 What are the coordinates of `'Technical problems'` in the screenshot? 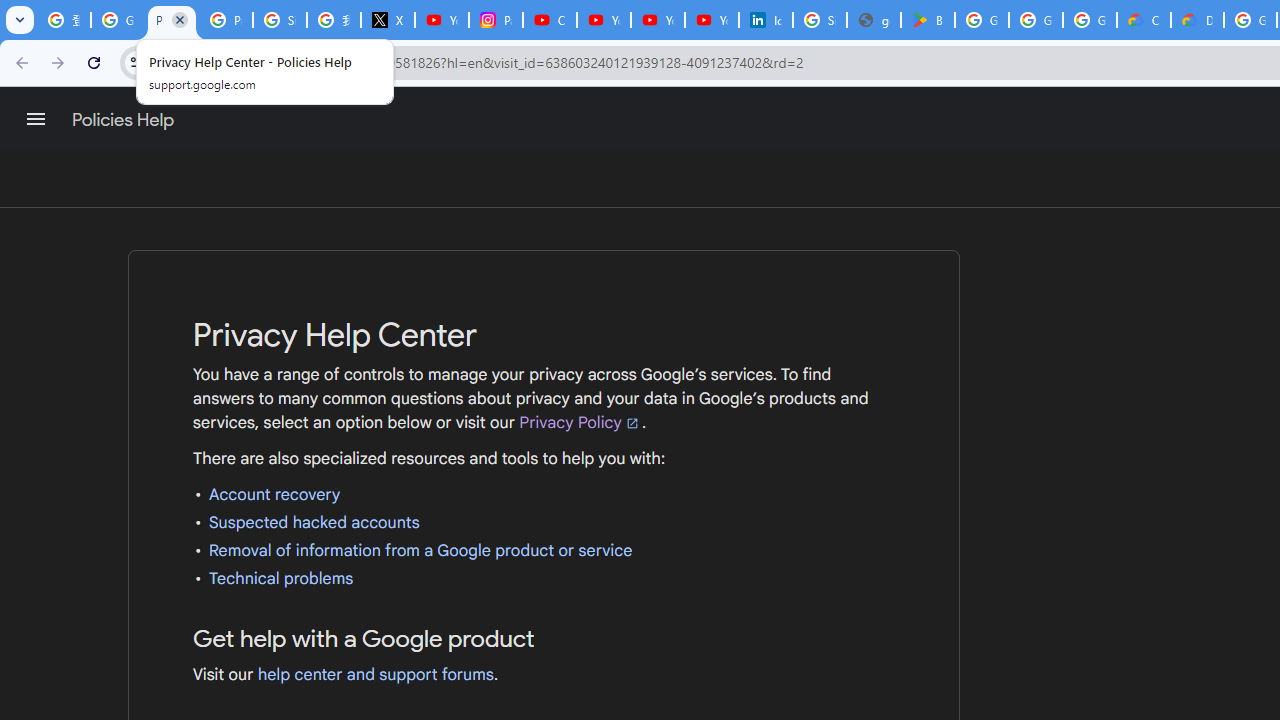 It's located at (280, 578).